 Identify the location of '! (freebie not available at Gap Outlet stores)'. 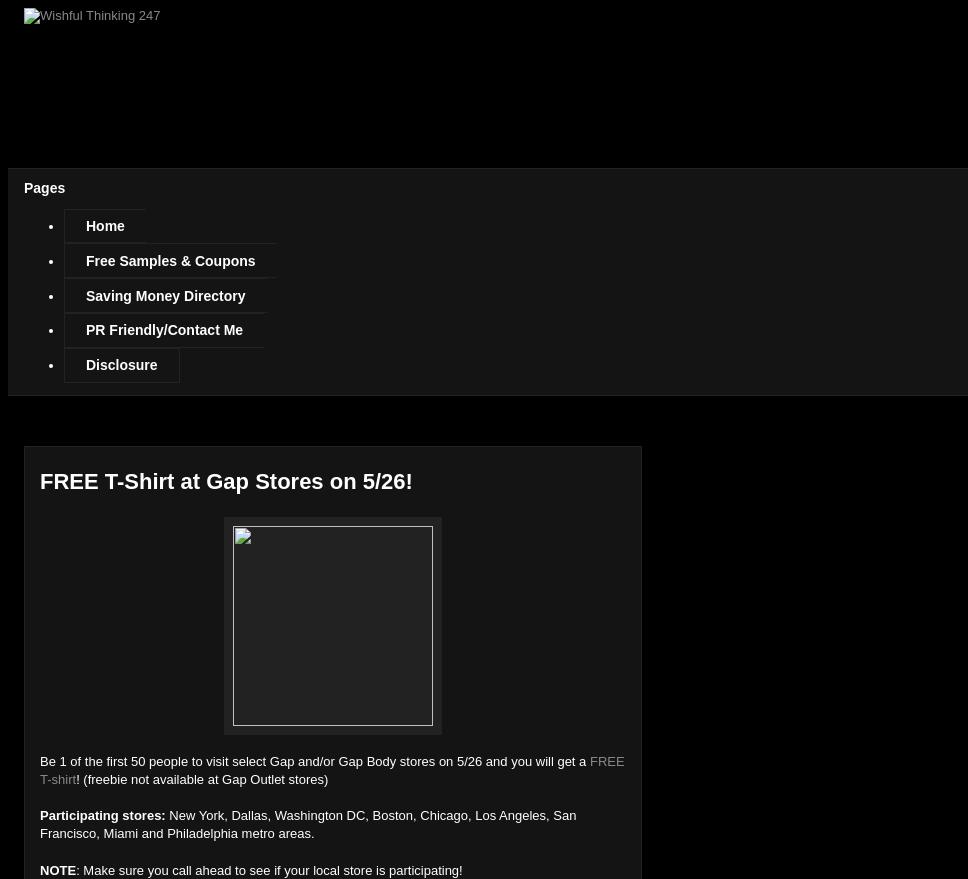
(202, 778).